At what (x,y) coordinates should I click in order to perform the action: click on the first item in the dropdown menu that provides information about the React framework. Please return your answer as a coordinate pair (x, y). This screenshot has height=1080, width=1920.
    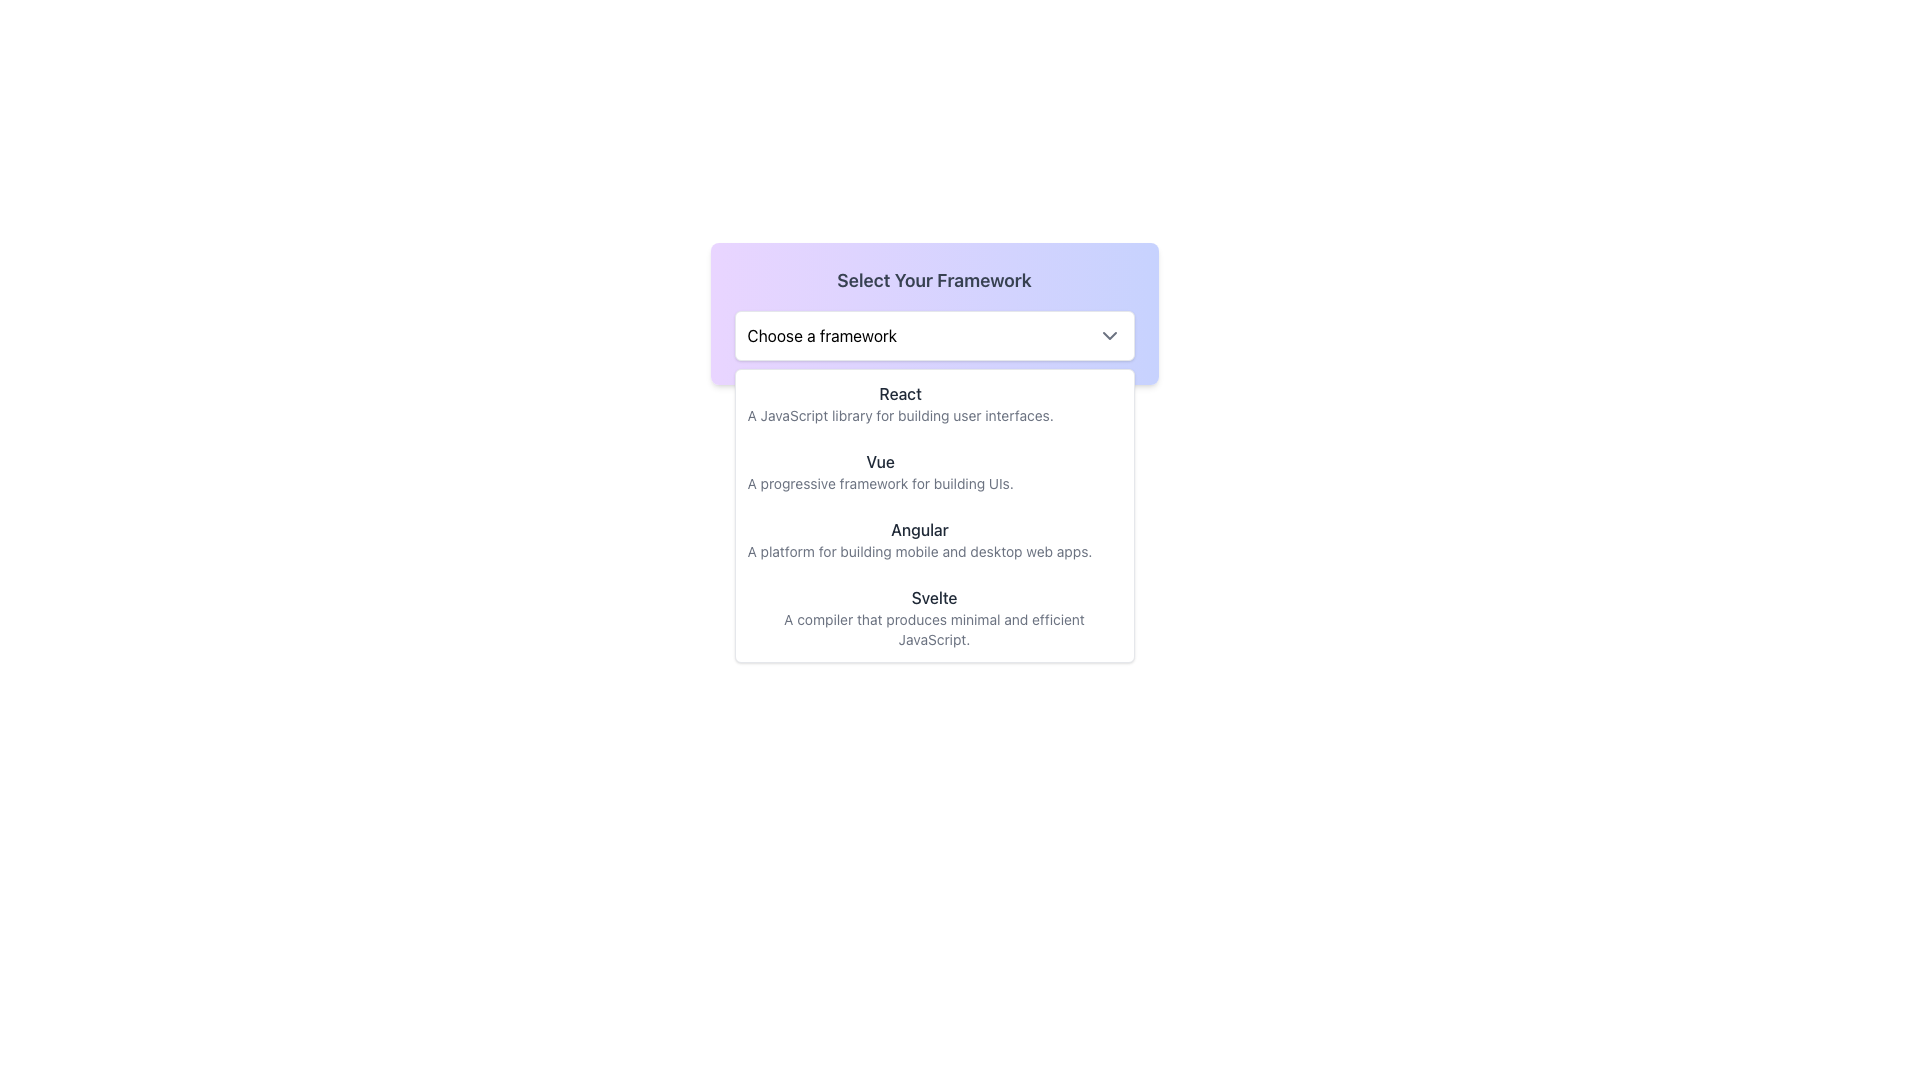
    Looking at the image, I should click on (899, 404).